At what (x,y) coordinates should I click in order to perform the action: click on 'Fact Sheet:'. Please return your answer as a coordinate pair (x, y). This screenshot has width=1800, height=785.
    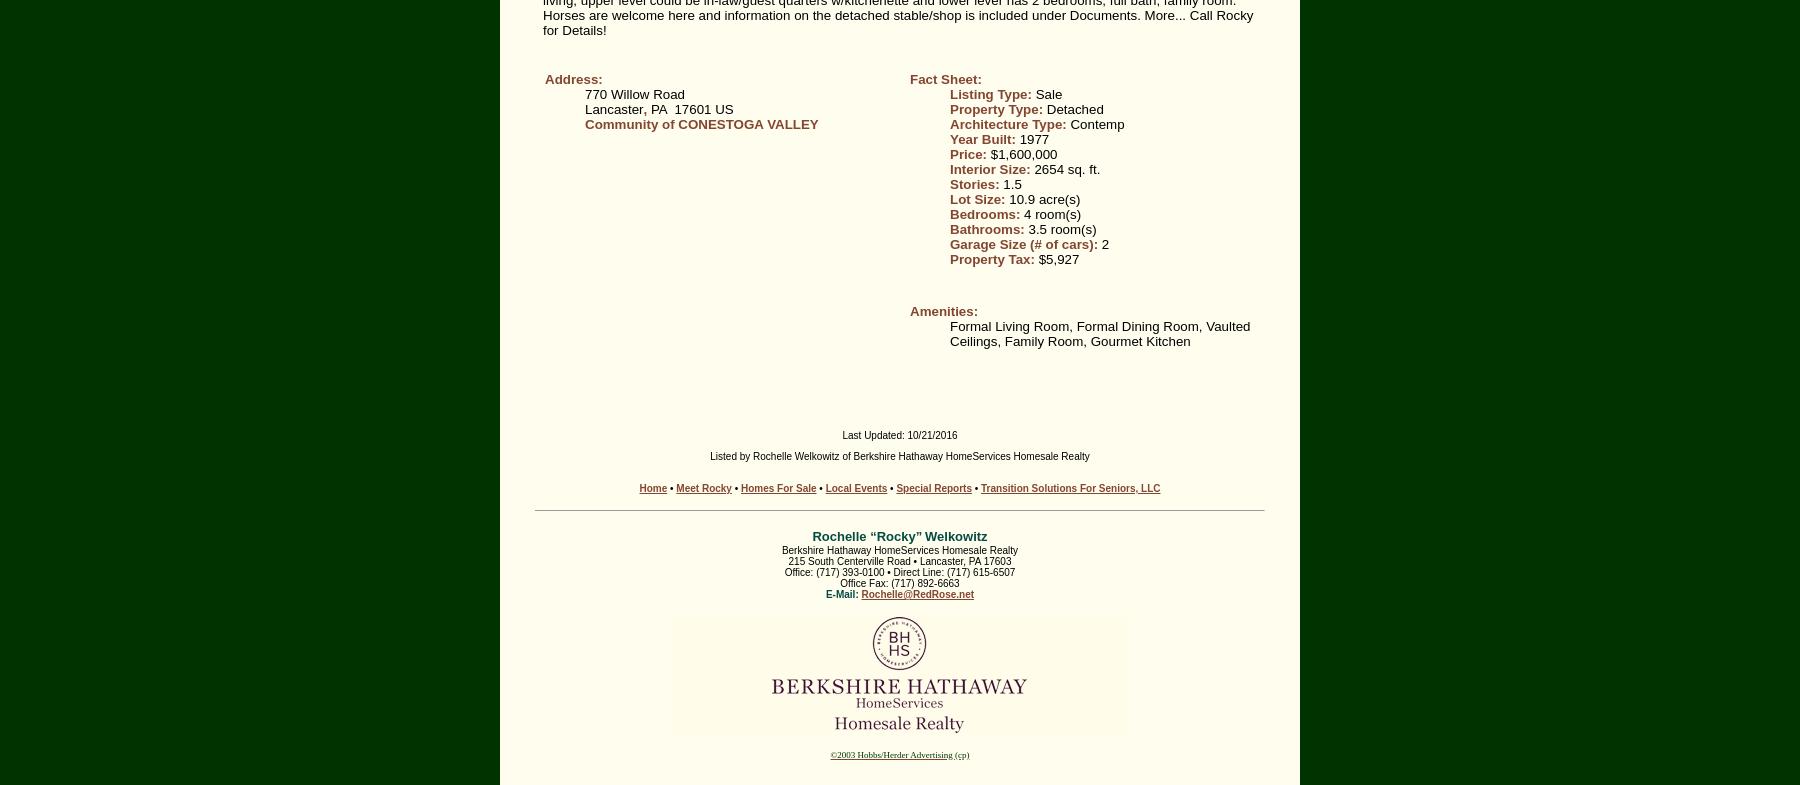
    Looking at the image, I should click on (944, 78).